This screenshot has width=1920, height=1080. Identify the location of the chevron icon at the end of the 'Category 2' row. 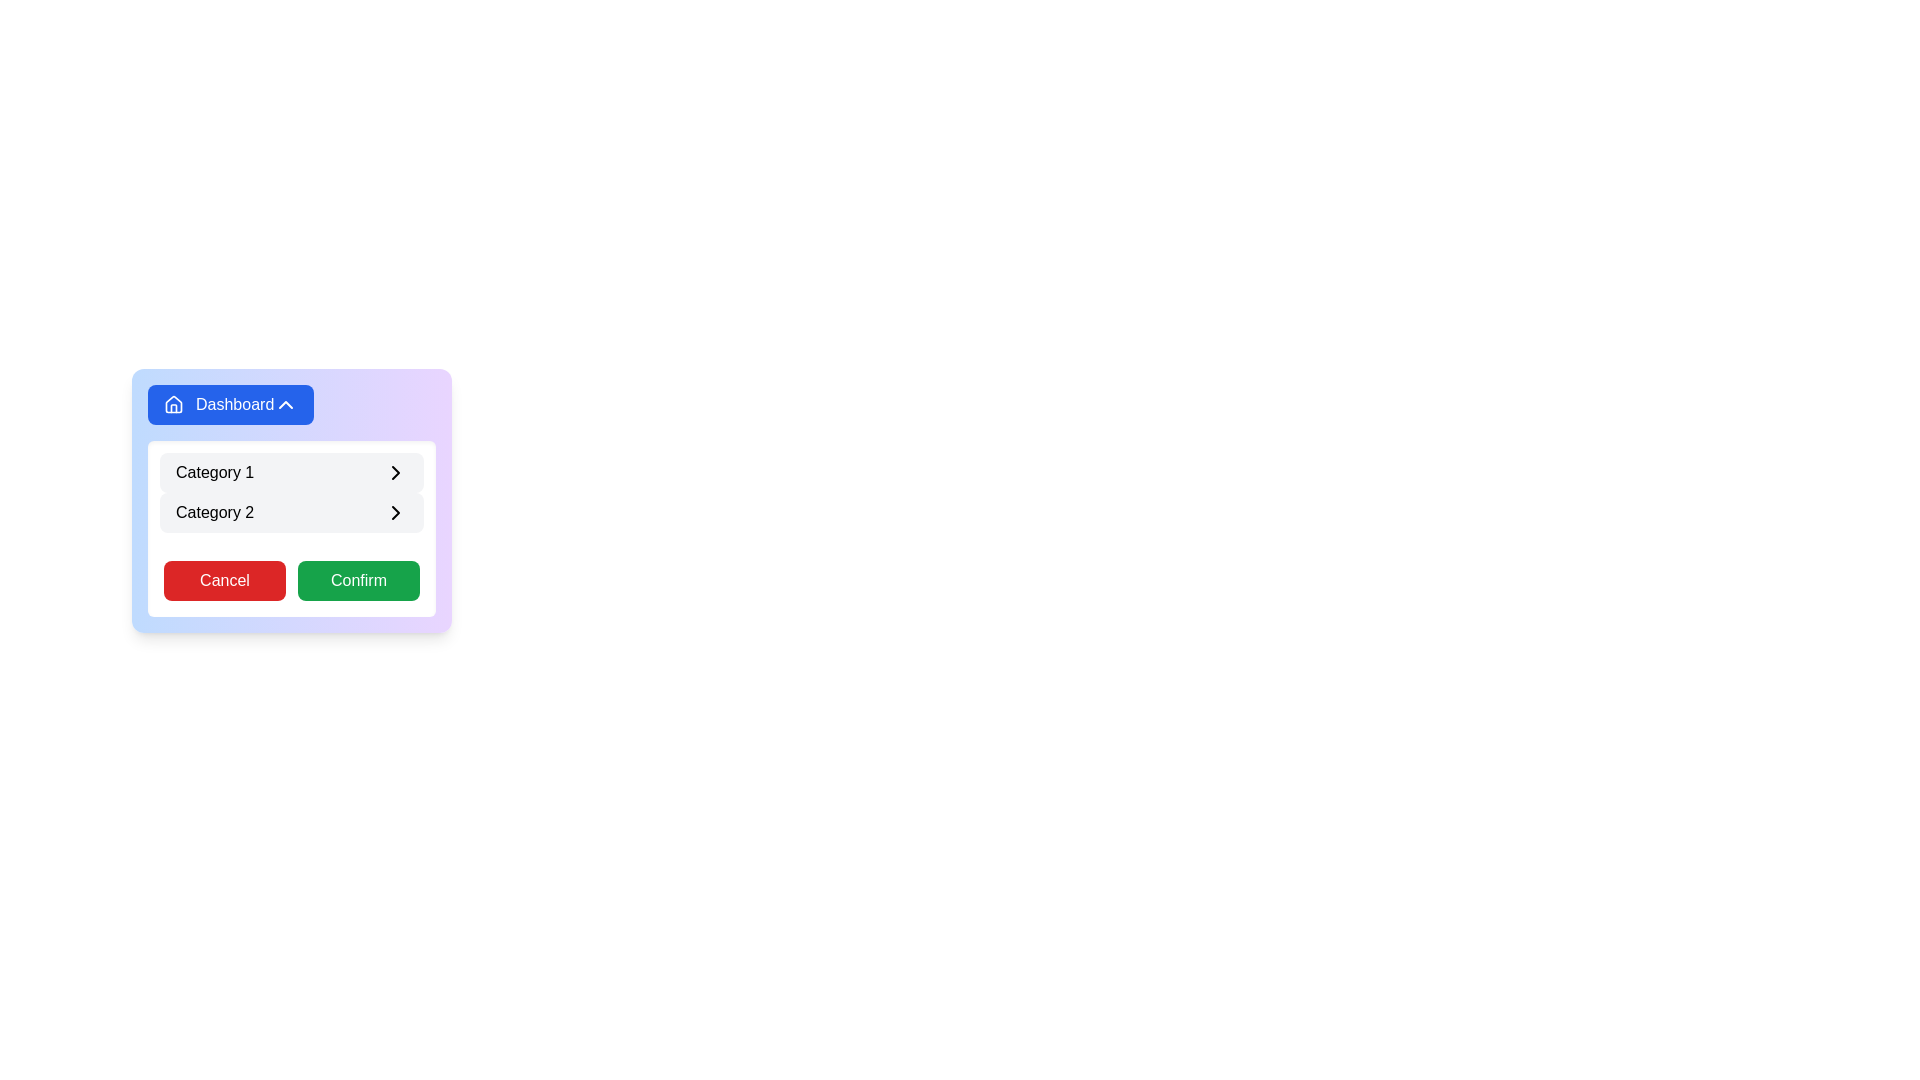
(395, 512).